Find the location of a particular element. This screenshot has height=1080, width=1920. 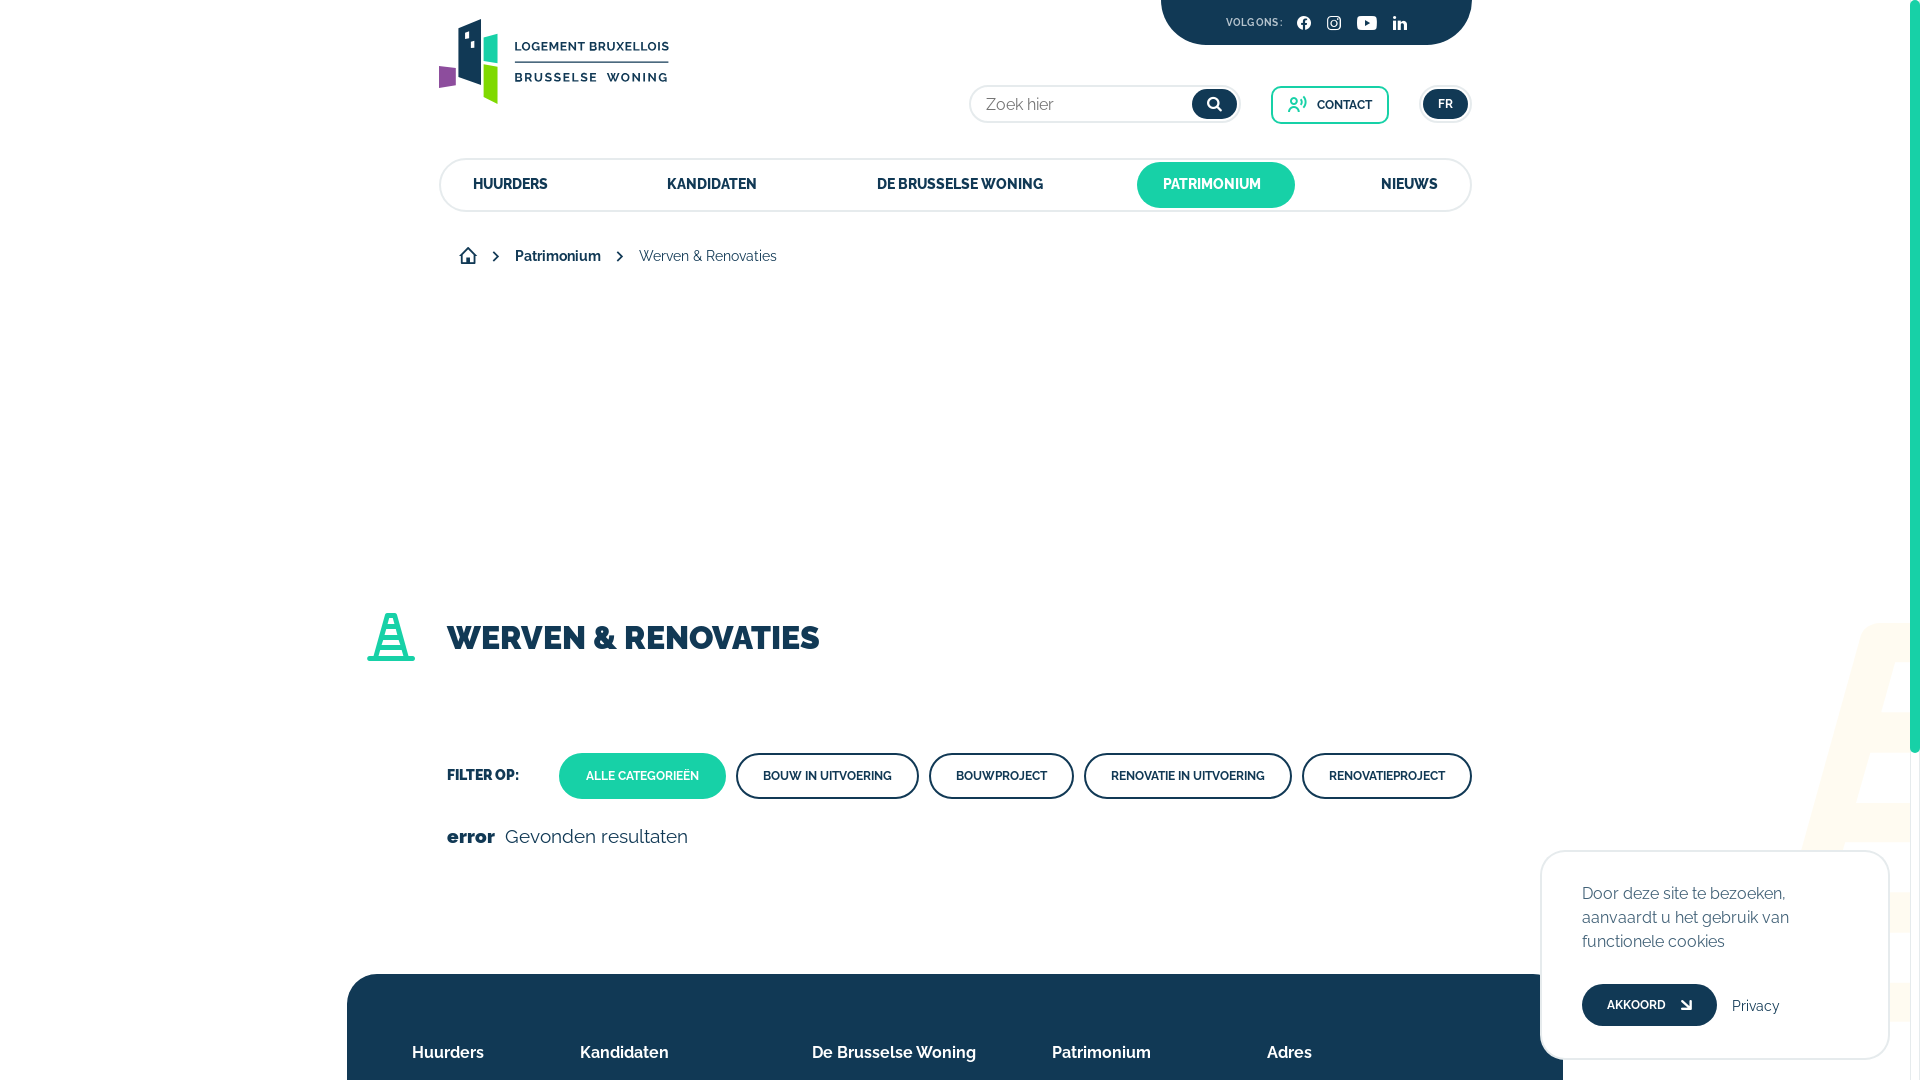

'AKKOORD' is located at coordinates (1649, 1005).